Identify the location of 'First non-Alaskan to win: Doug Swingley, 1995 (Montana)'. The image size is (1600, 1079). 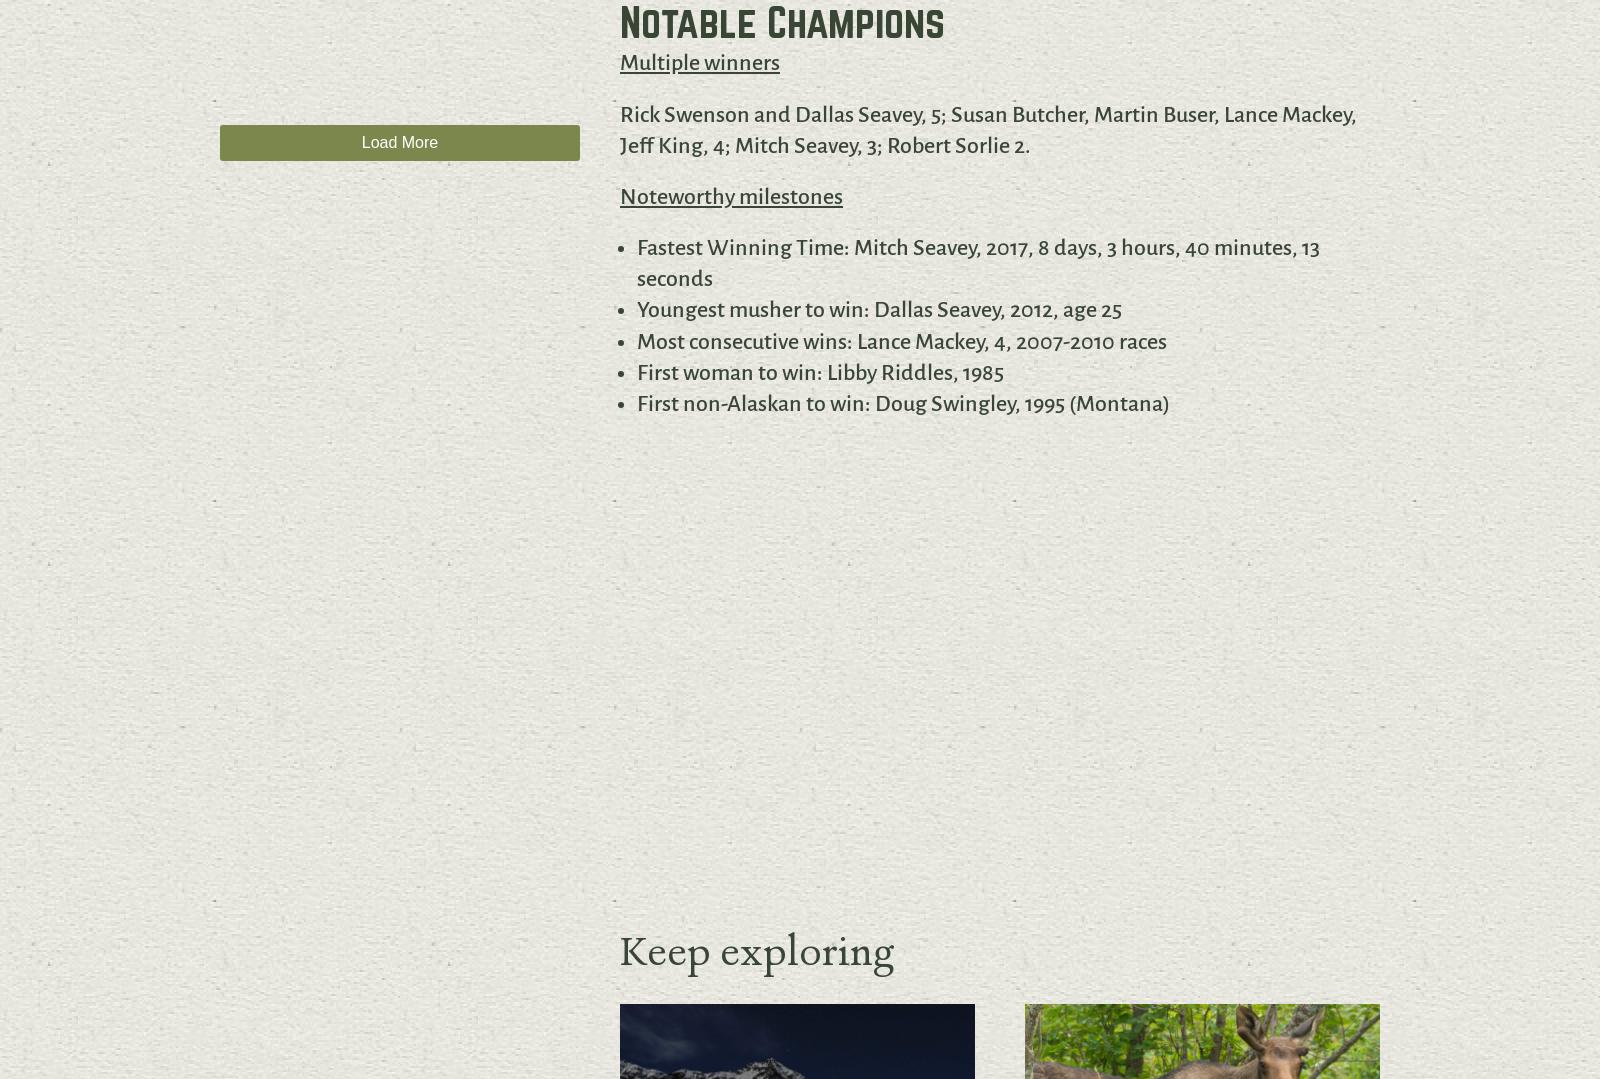
(901, 402).